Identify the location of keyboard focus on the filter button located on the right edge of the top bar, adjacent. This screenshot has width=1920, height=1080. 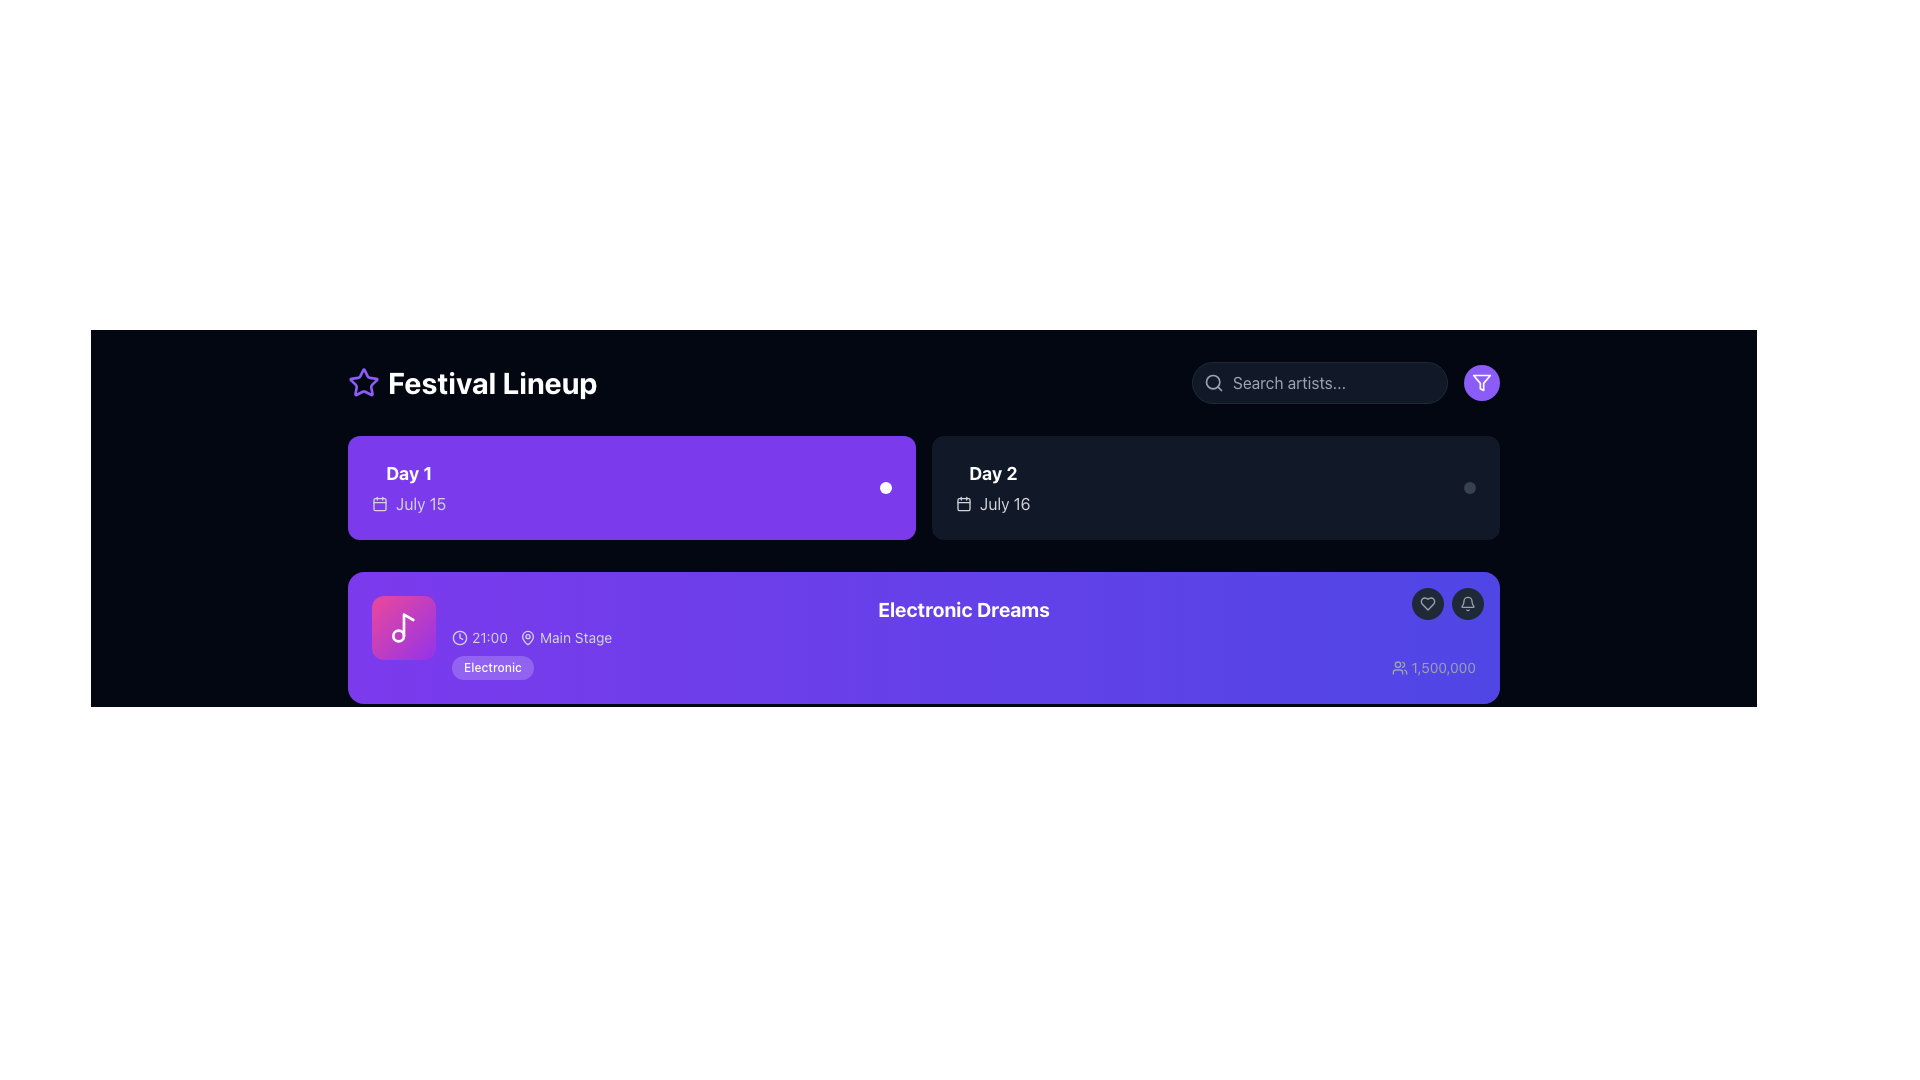
(1482, 382).